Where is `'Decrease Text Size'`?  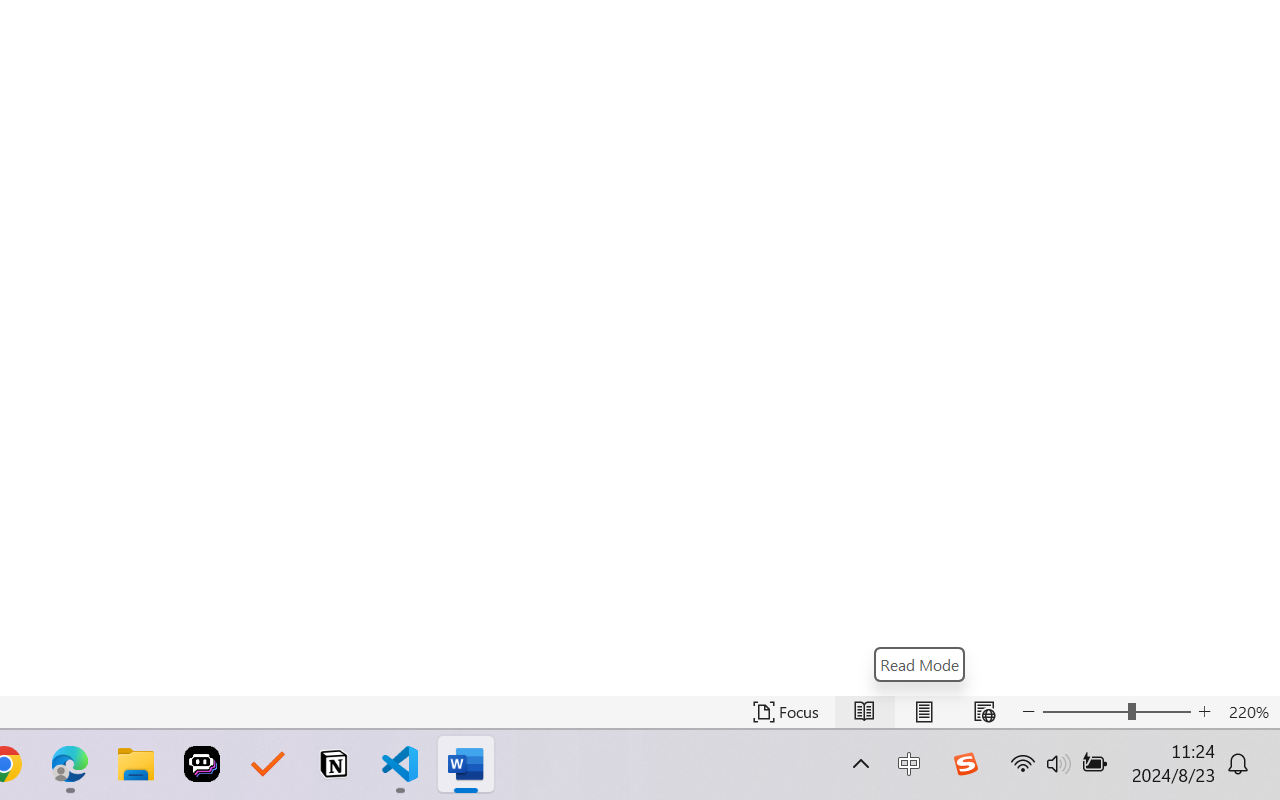
'Decrease Text Size' is located at coordinates (1029, 711).